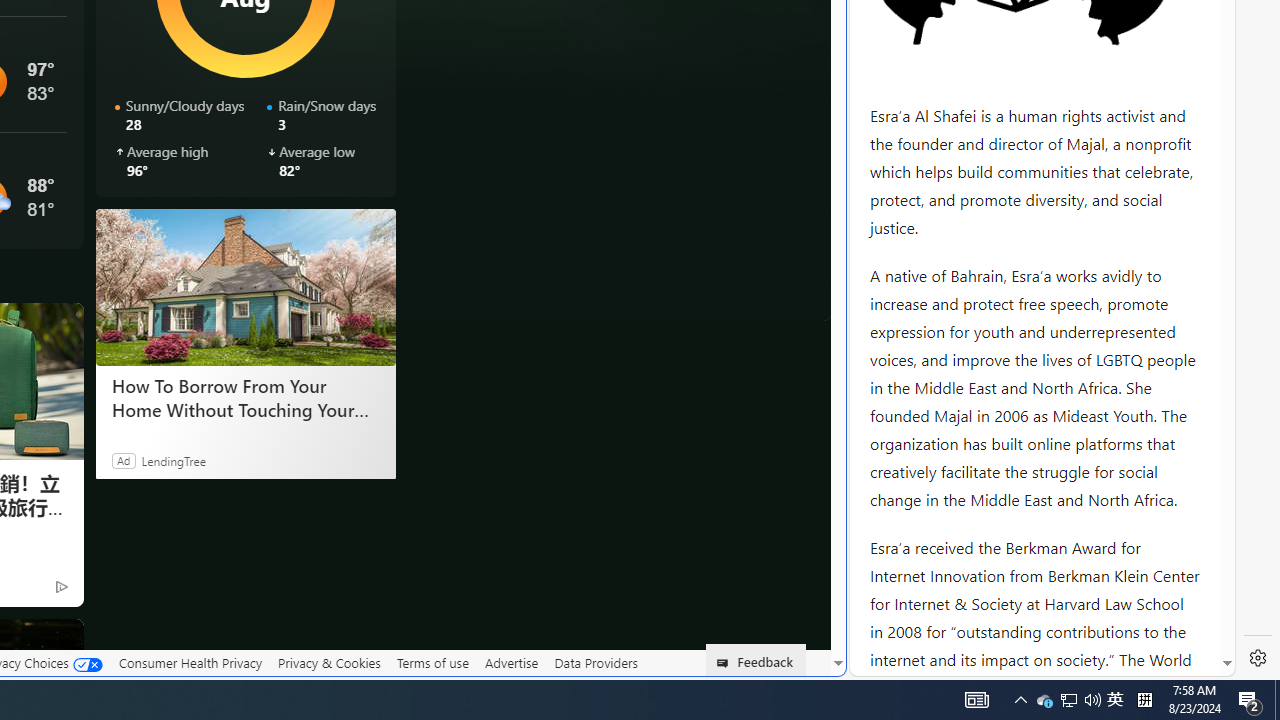  Describe the element at coordinates (594, 663) in the screenshot. I see `'Data Providers'` at that location.